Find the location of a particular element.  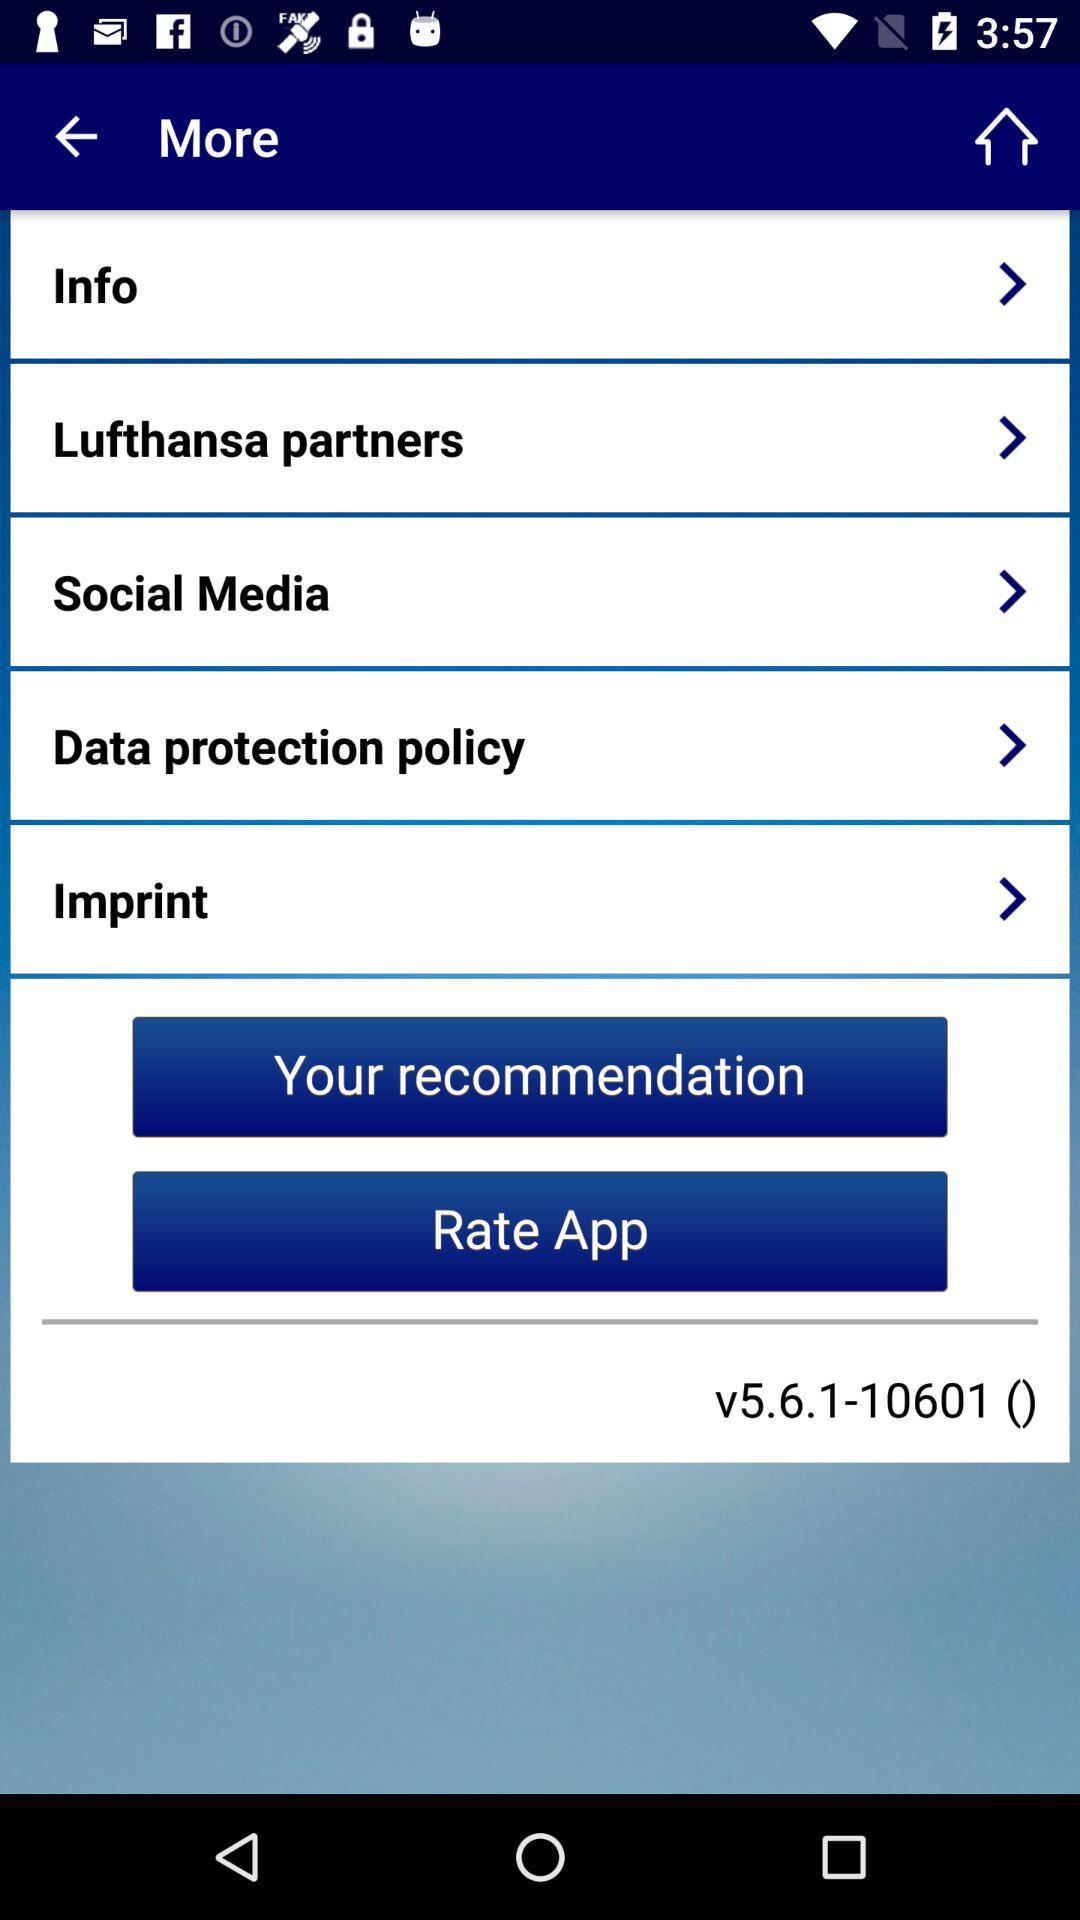

item below the info icon is located at coordinates (257, 436).